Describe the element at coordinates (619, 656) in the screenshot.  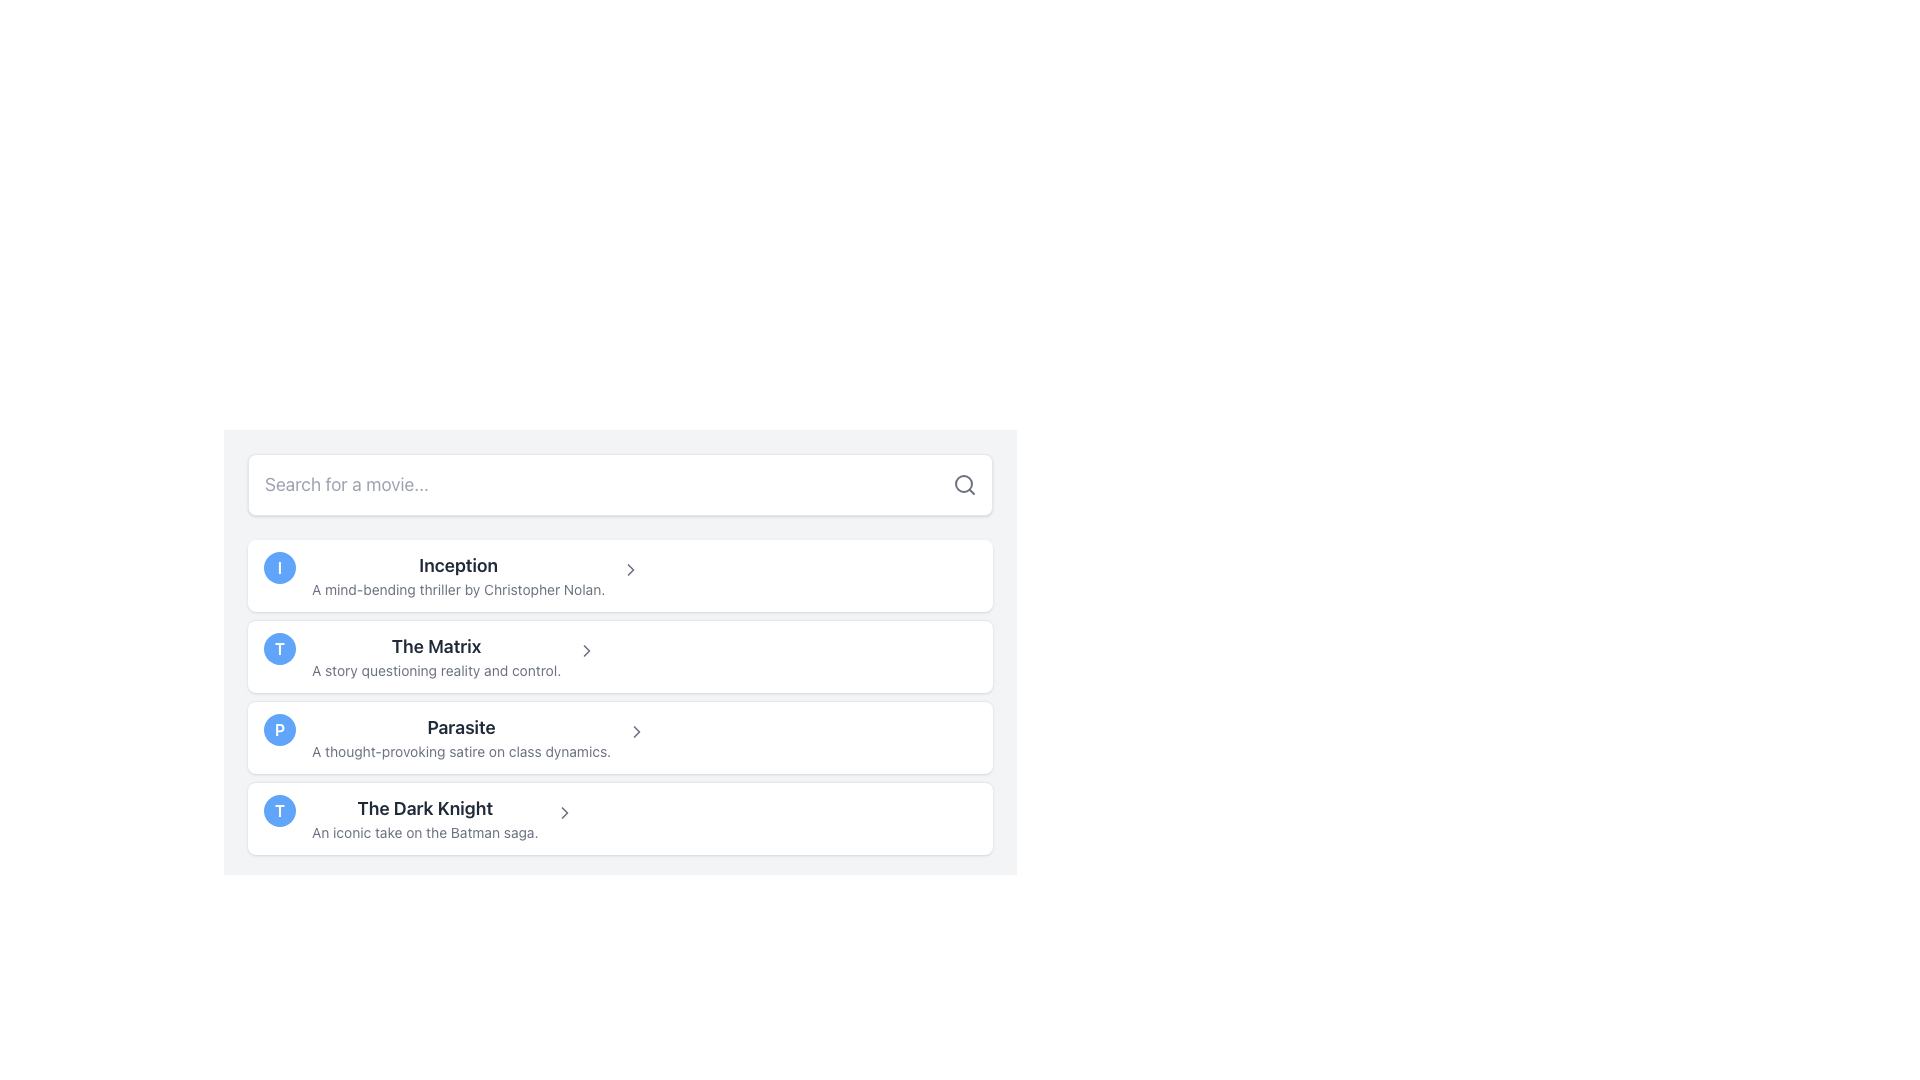
I see `the list item representing the movie 'The Matrix'` at that location.